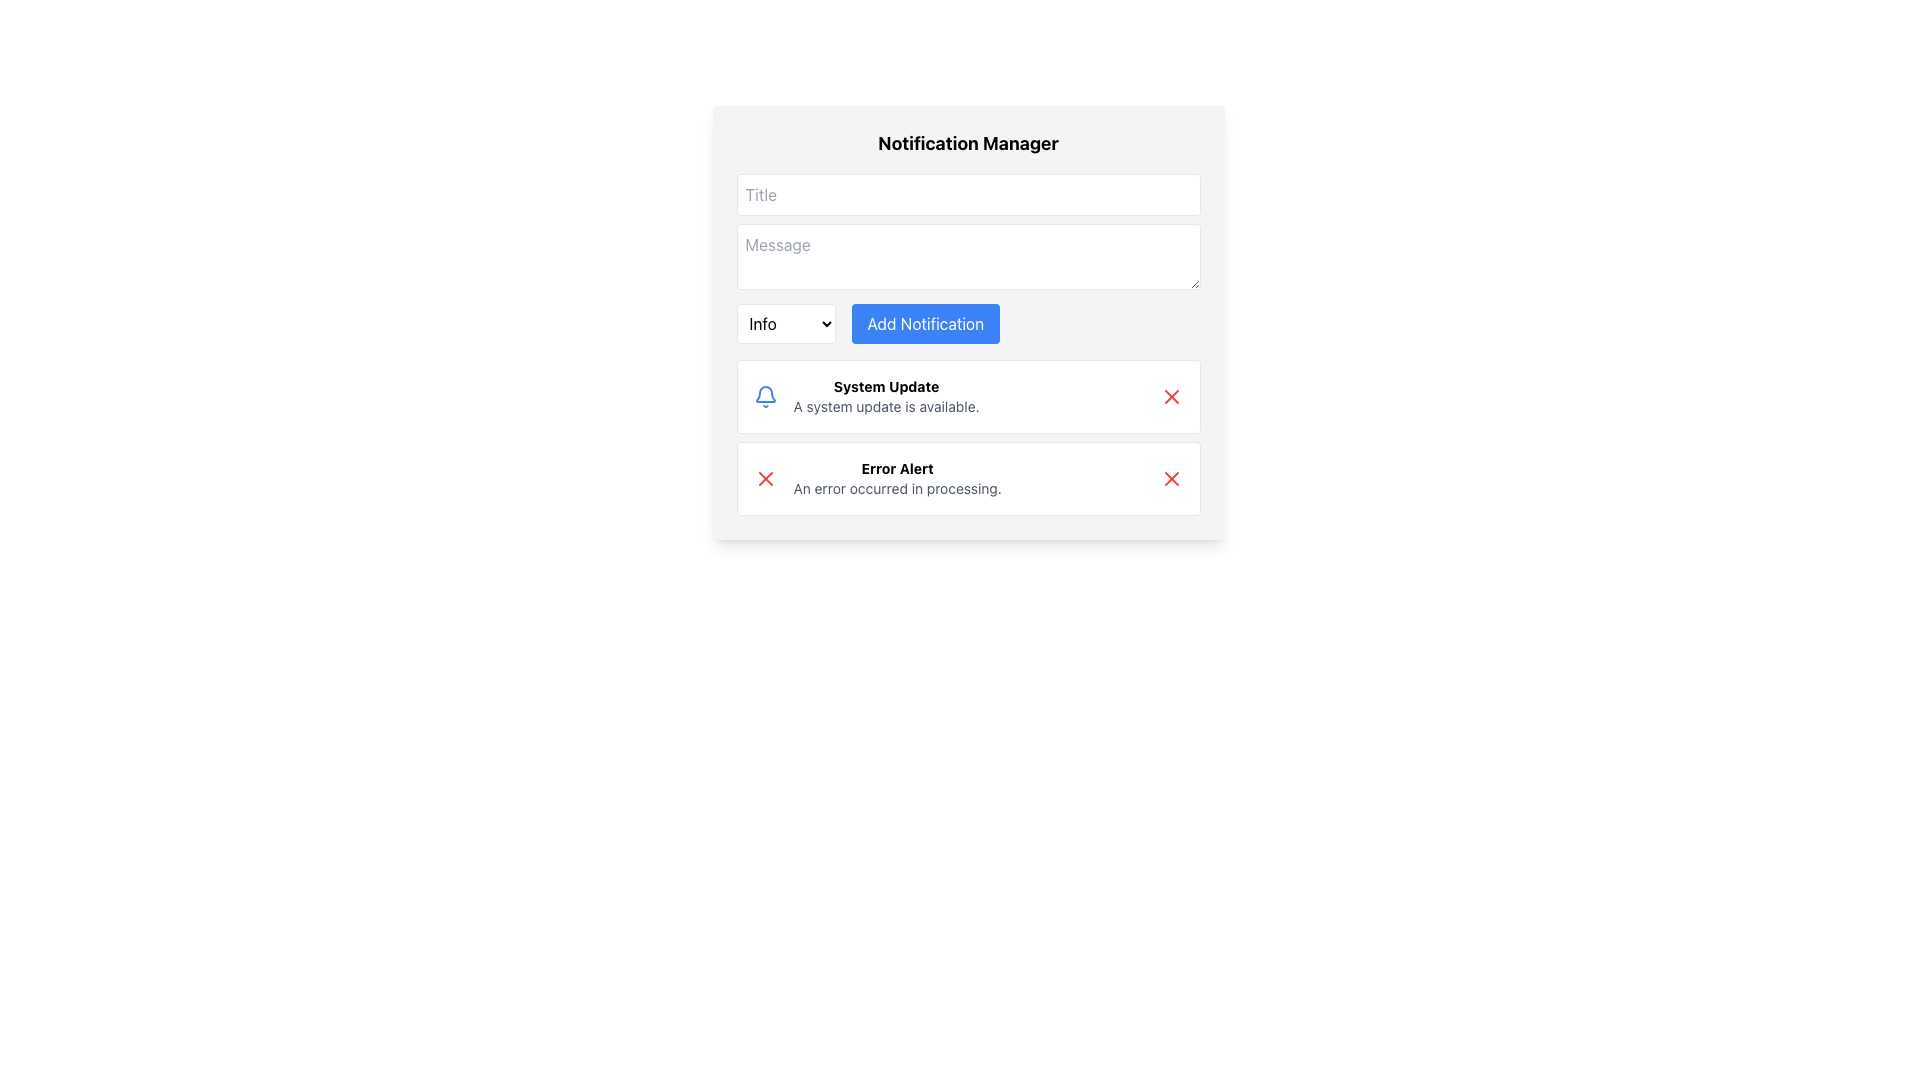 Image resolution: width=1920 pixels, height=1080 pixels. What do you see at coordinates (885, 397) in the screenshot?
I see `the first notification item in the Notification Manager interface, which includes a blue bell icon on the left and a red 'X' button on the right, indicating a system update availability` at bounding box center [885, 397].